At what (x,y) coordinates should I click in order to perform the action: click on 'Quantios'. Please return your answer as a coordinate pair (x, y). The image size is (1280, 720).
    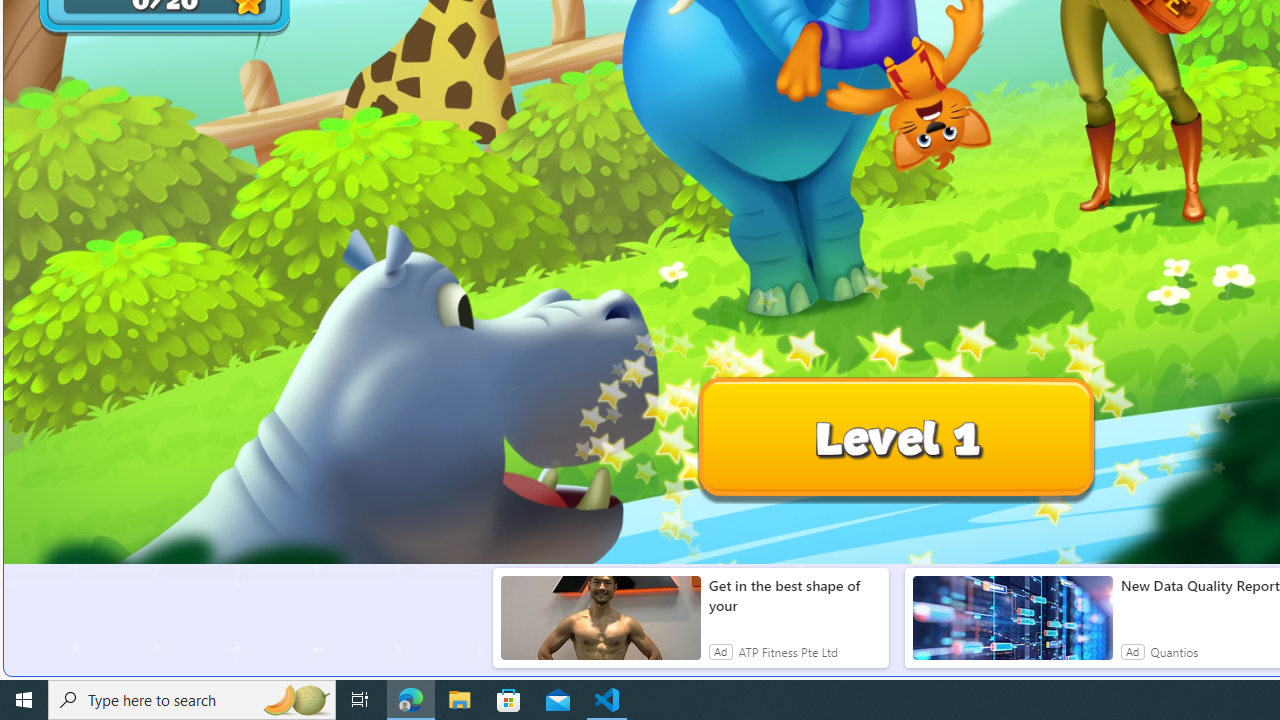
    Looking at the image, I should click on (1174, 651).